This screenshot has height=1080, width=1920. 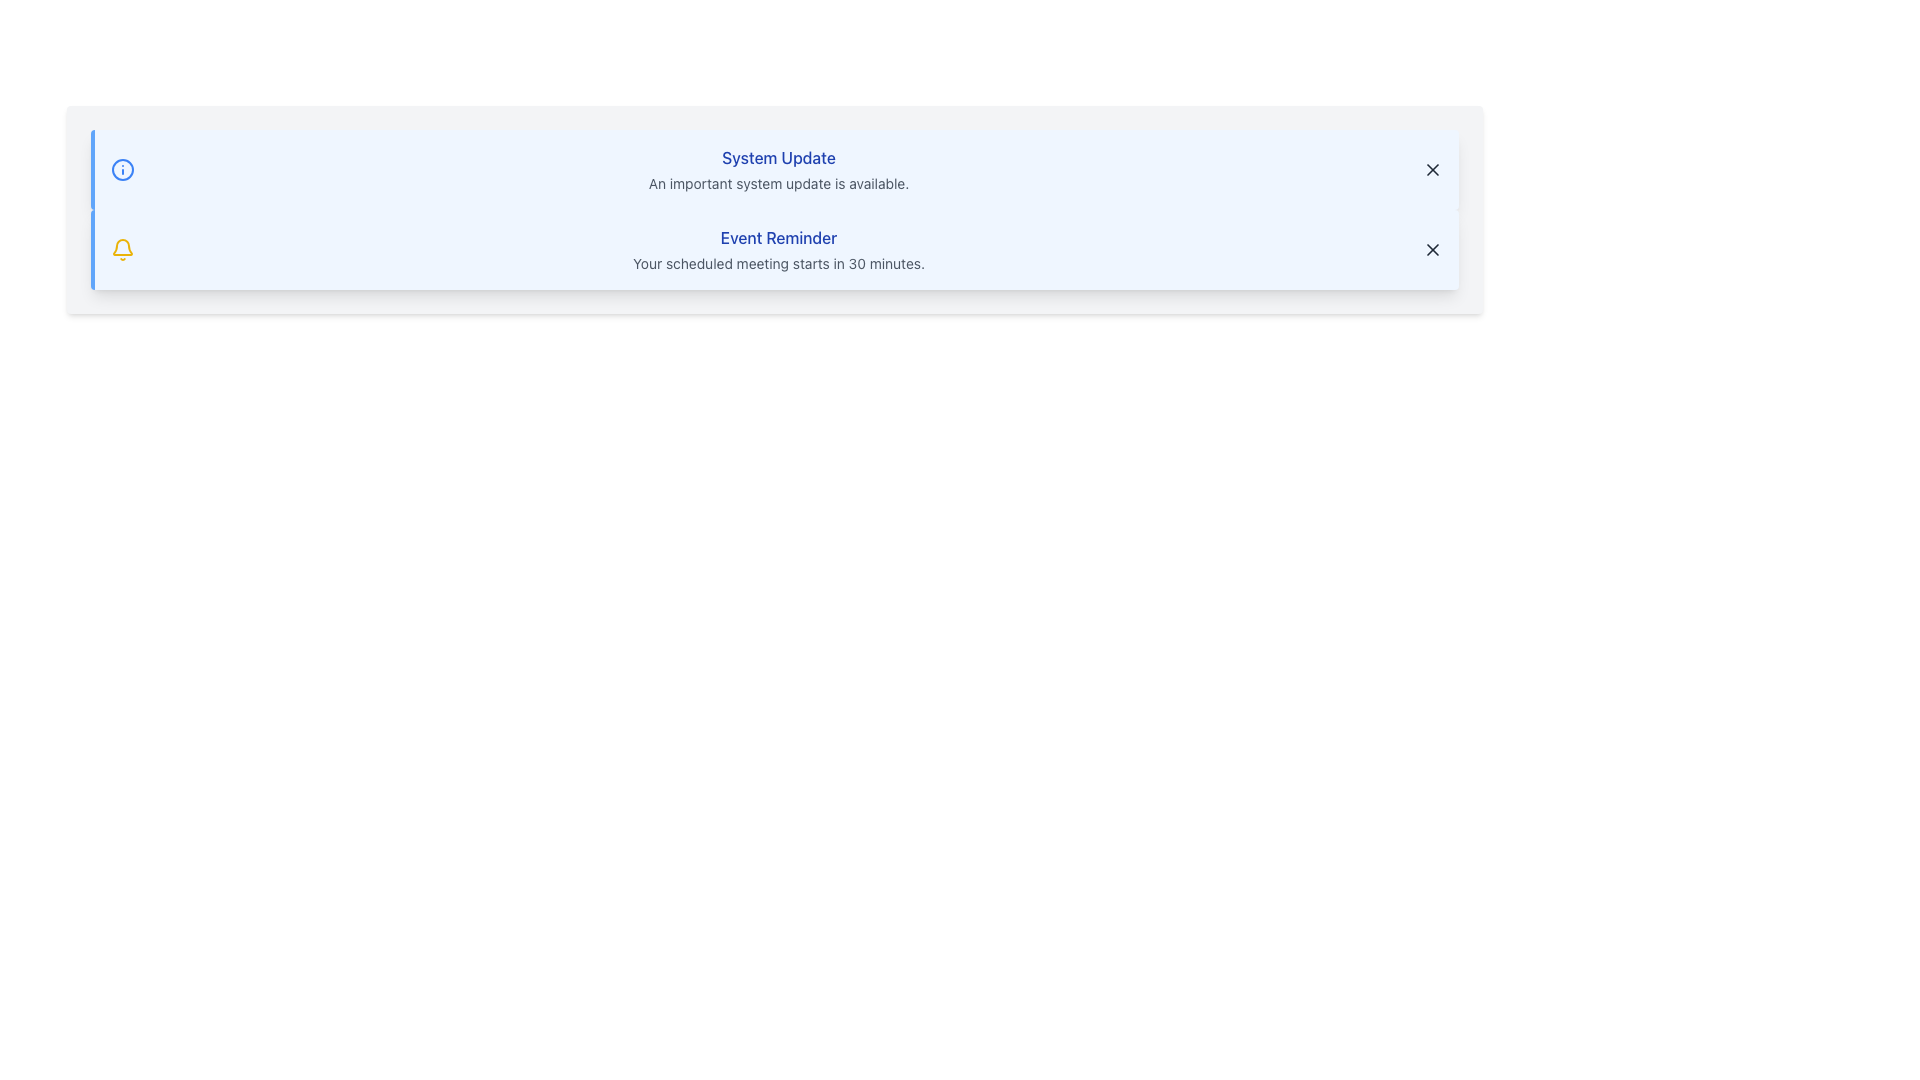 I want to click on the Informational Text Block that conveys a system update notification, which is positioned in a notification box with a light blue background and a blue left border, so click(x=777, y=168).